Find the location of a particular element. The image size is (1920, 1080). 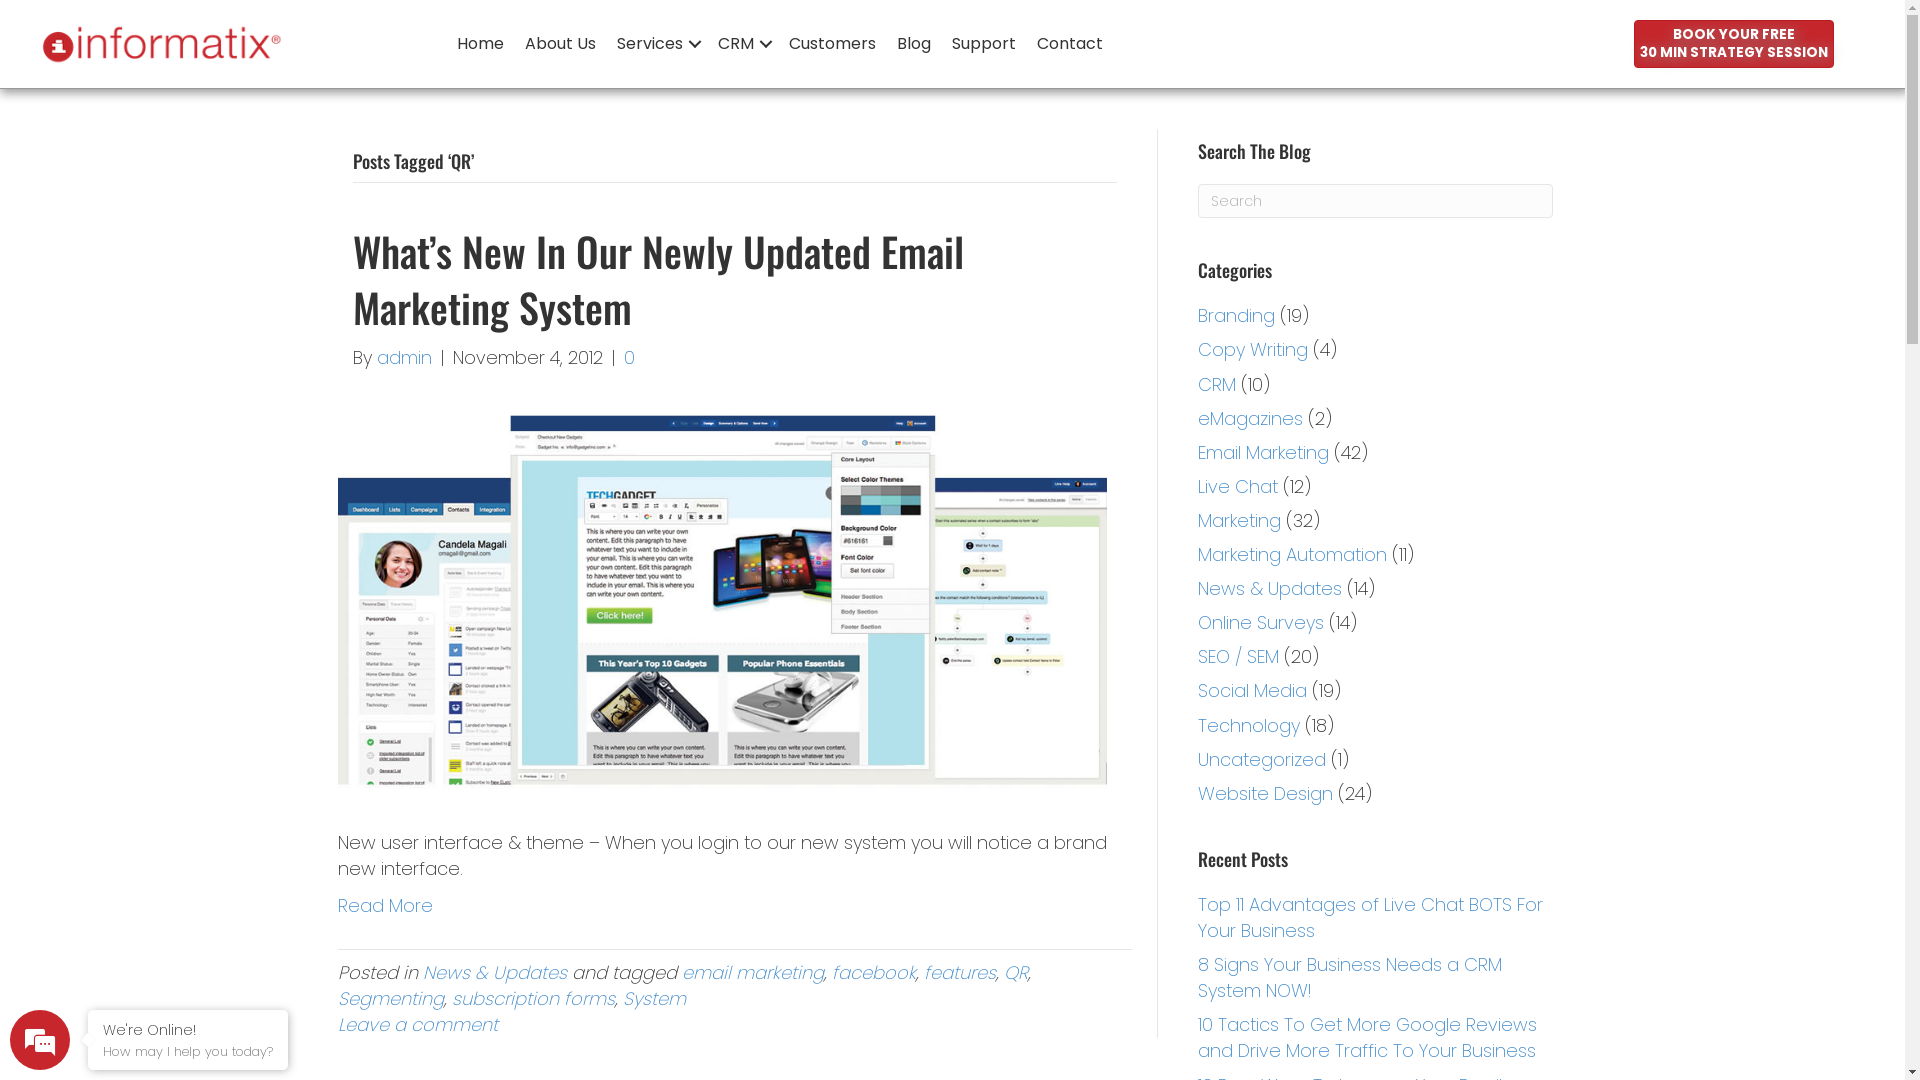

'Type and press Enter to search.' is located at coordinates (1374, 200).